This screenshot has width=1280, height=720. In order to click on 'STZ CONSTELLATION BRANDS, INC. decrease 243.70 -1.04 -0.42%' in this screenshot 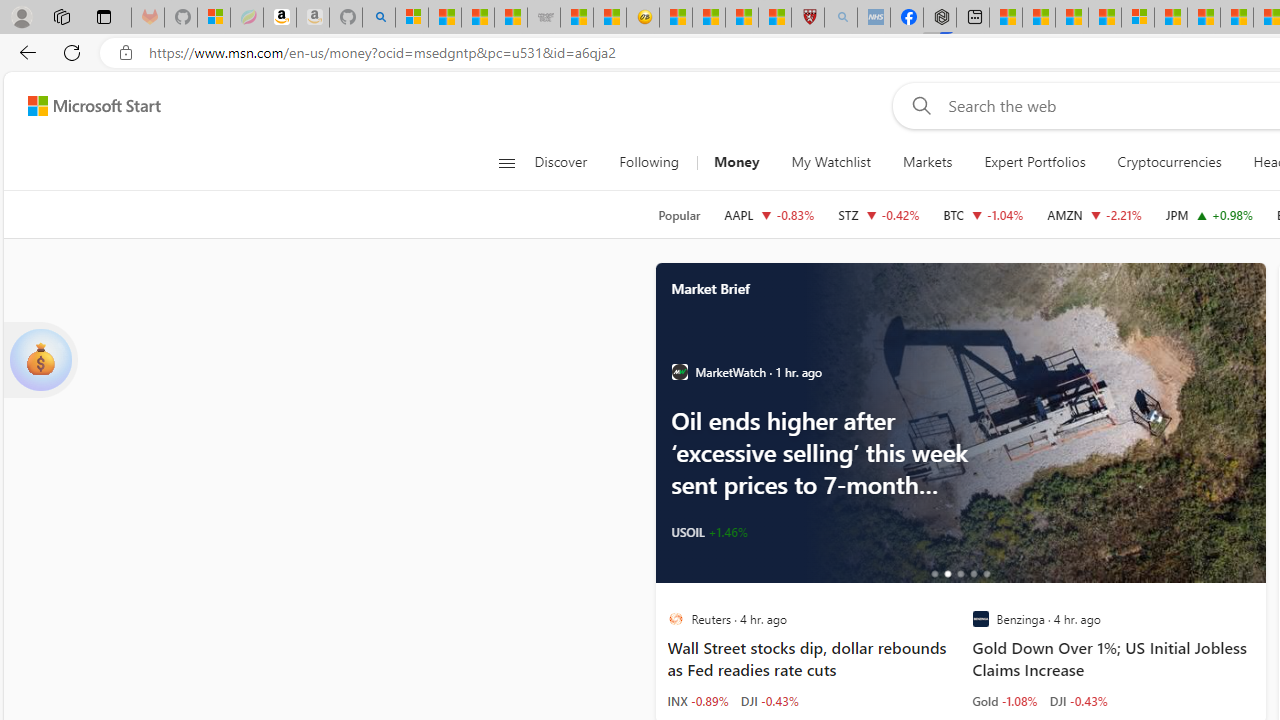, I will do `click(878, 214)`.